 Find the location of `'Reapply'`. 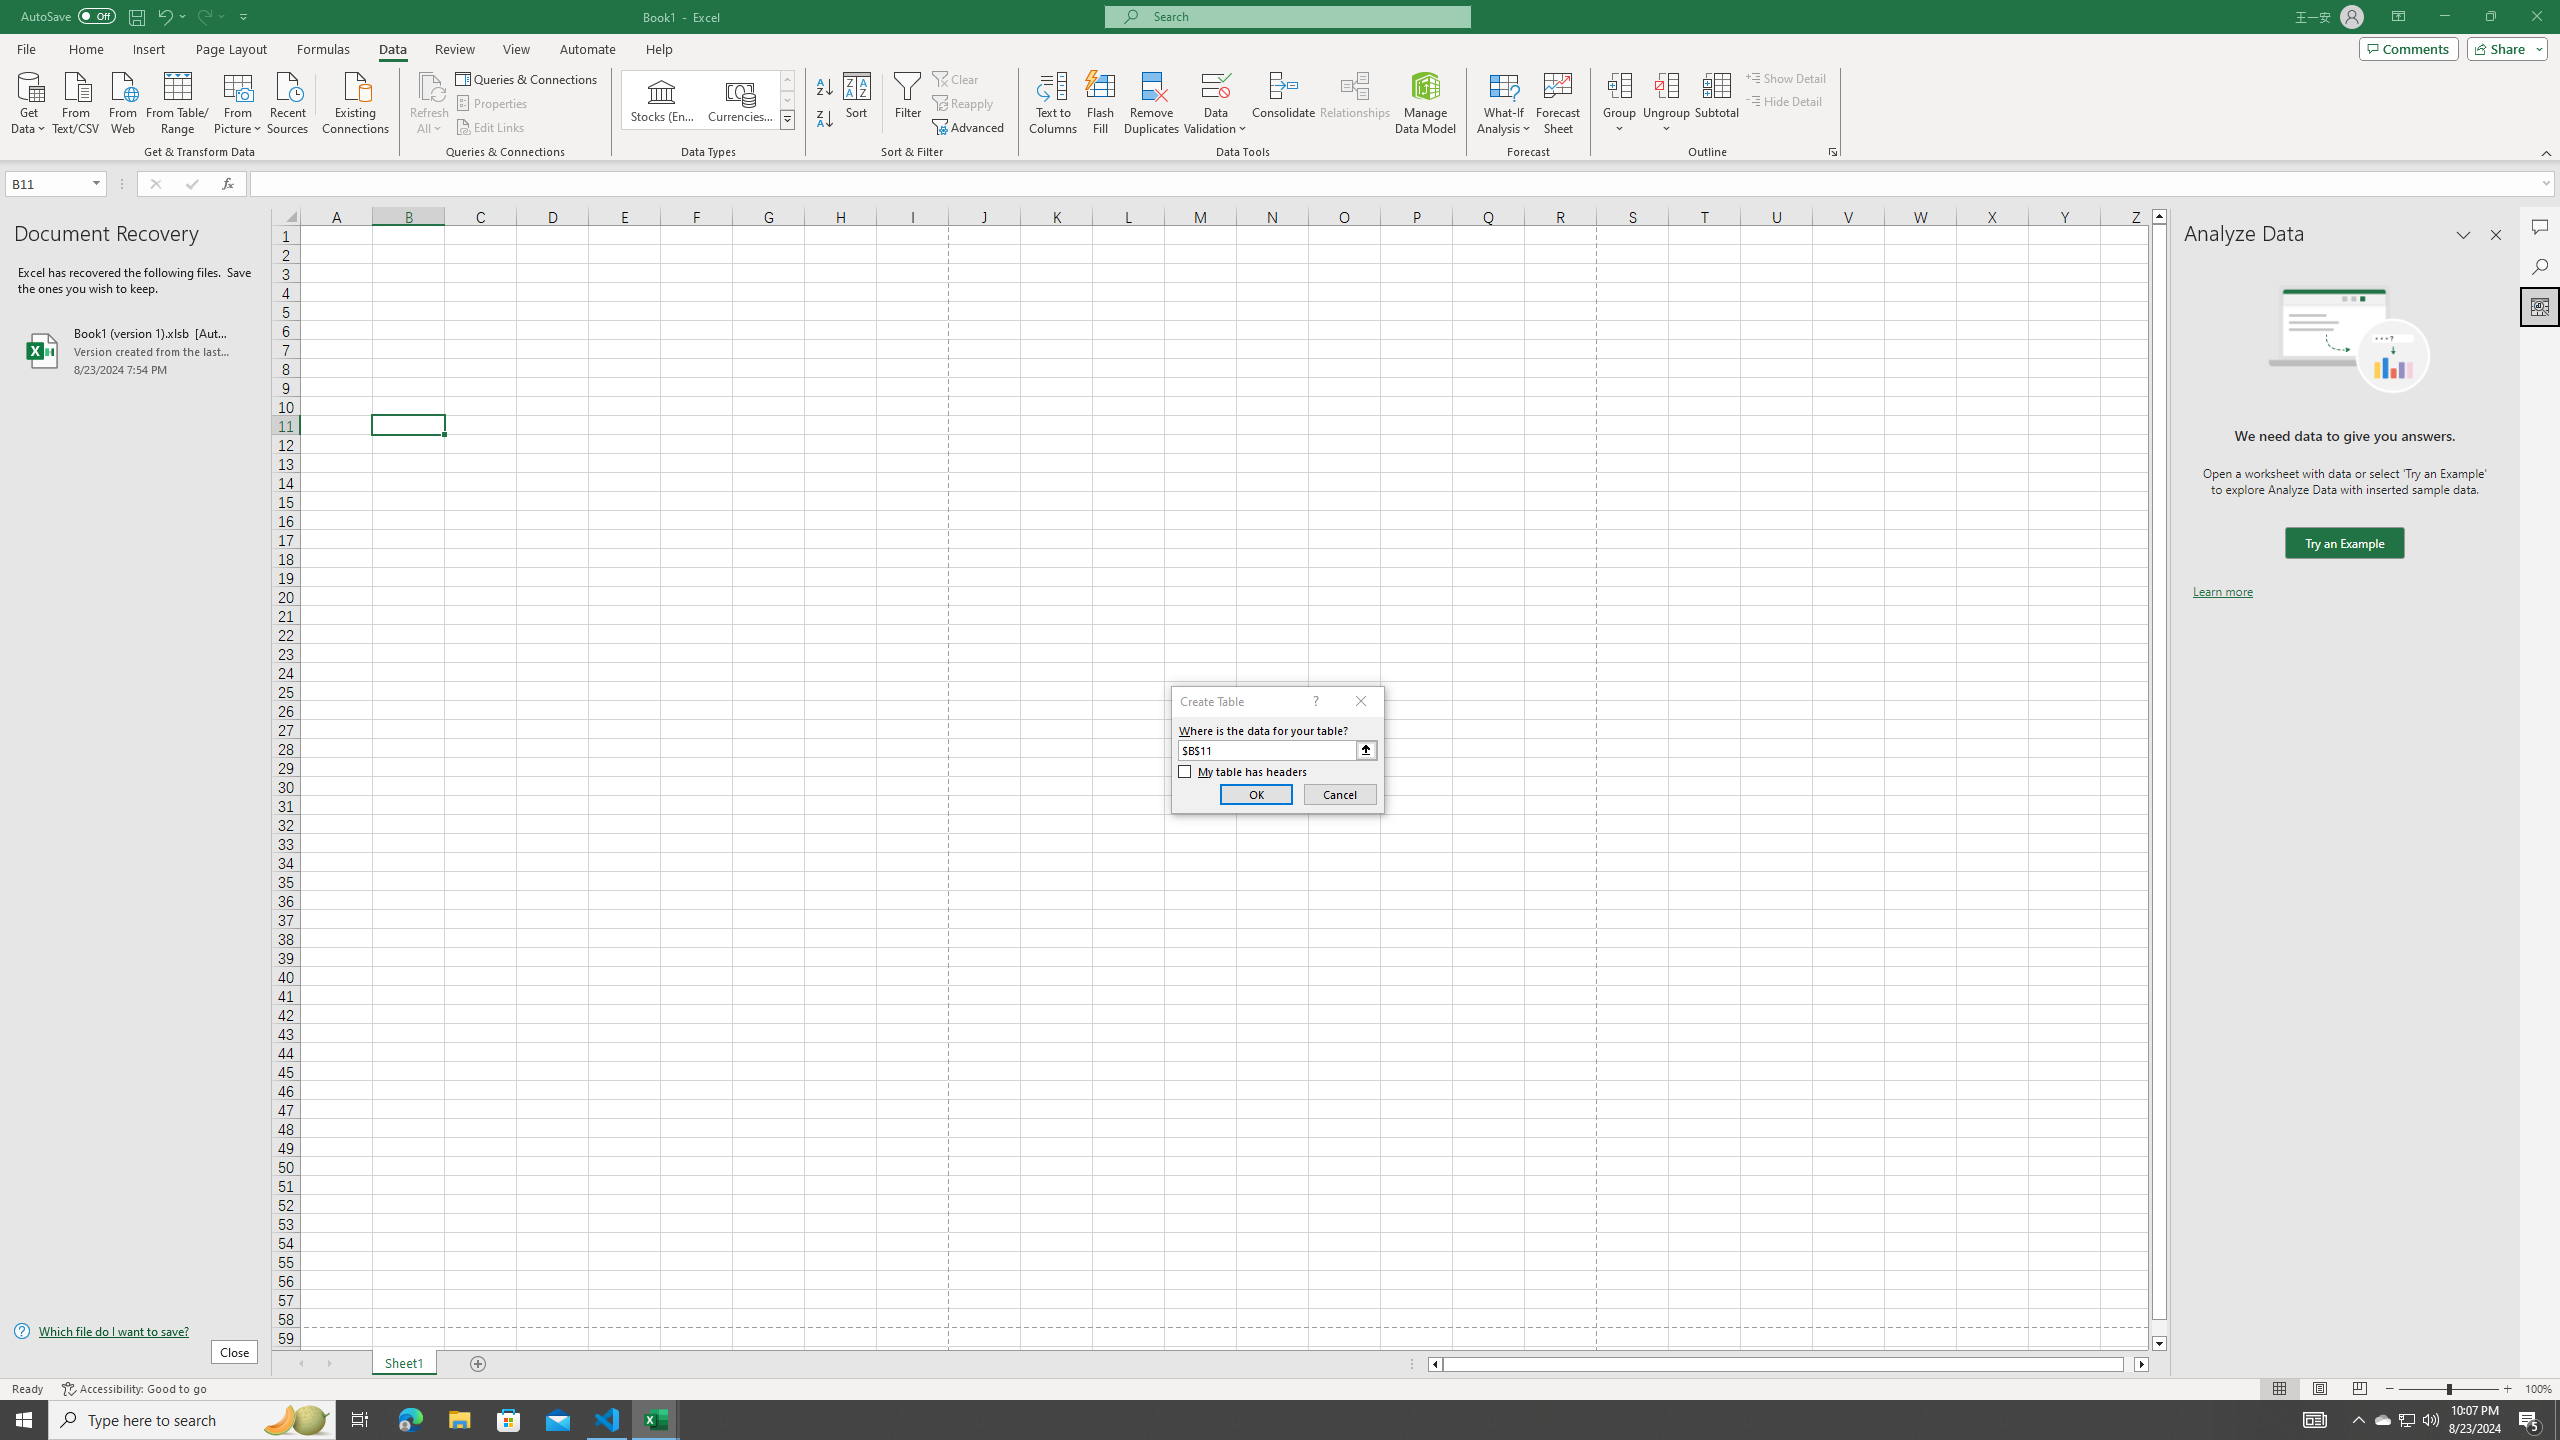

'Reapply' is located at coordinates (965, 103).